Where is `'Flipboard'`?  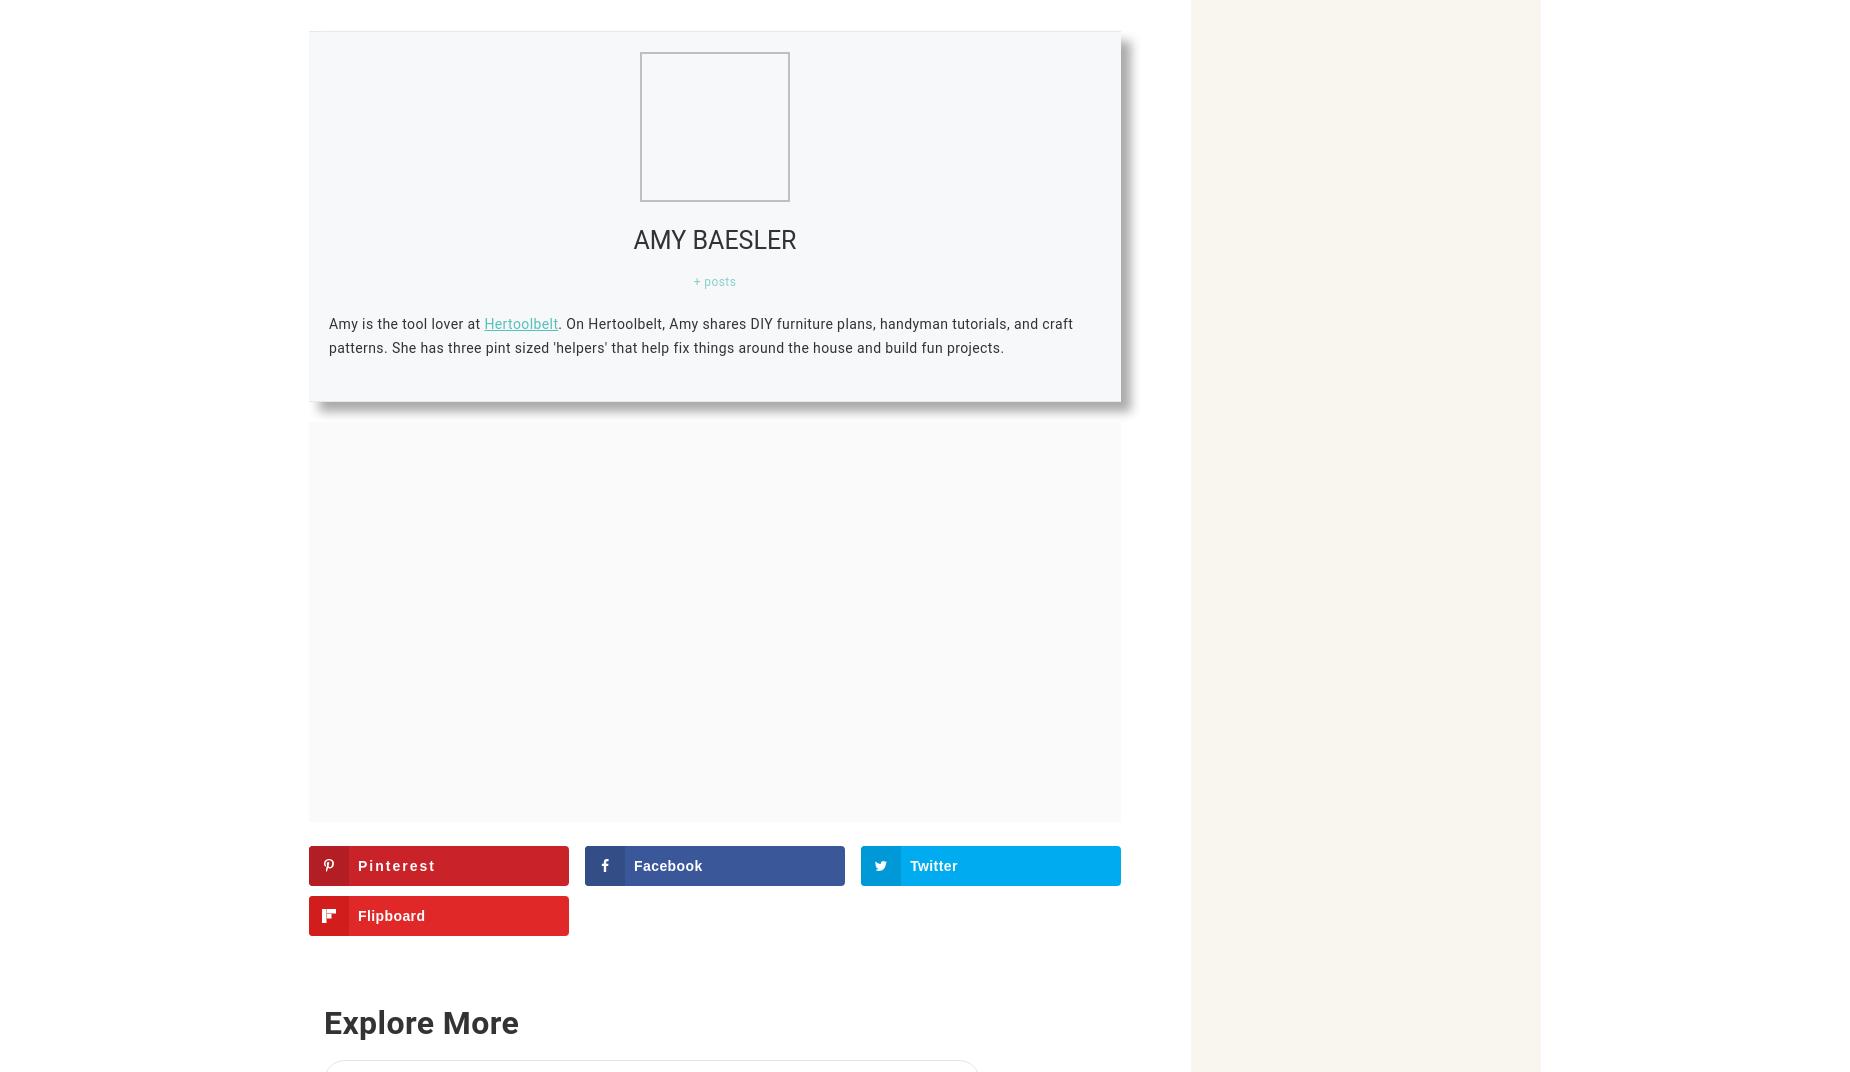
'Flipboard' is located at coordinates (390, 916).